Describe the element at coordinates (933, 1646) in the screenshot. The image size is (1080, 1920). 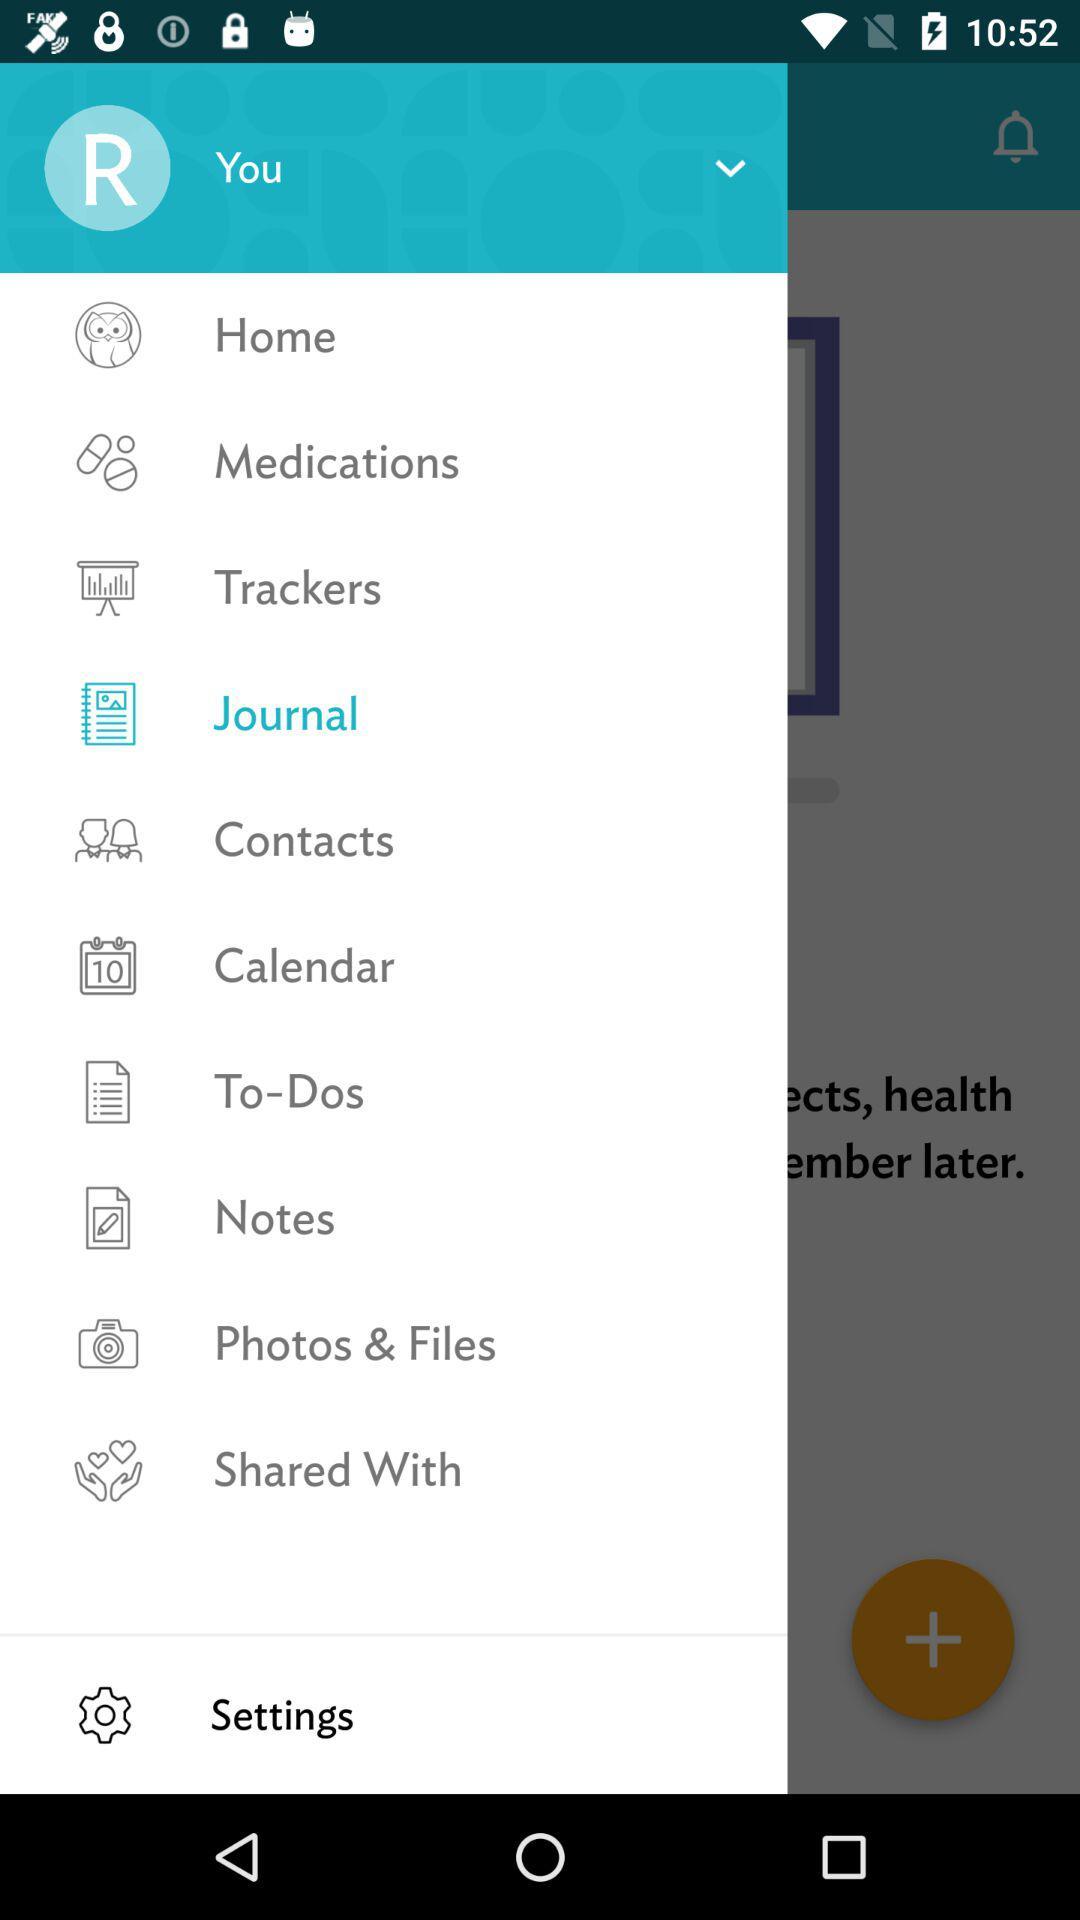
I see `the add icon` at that location.